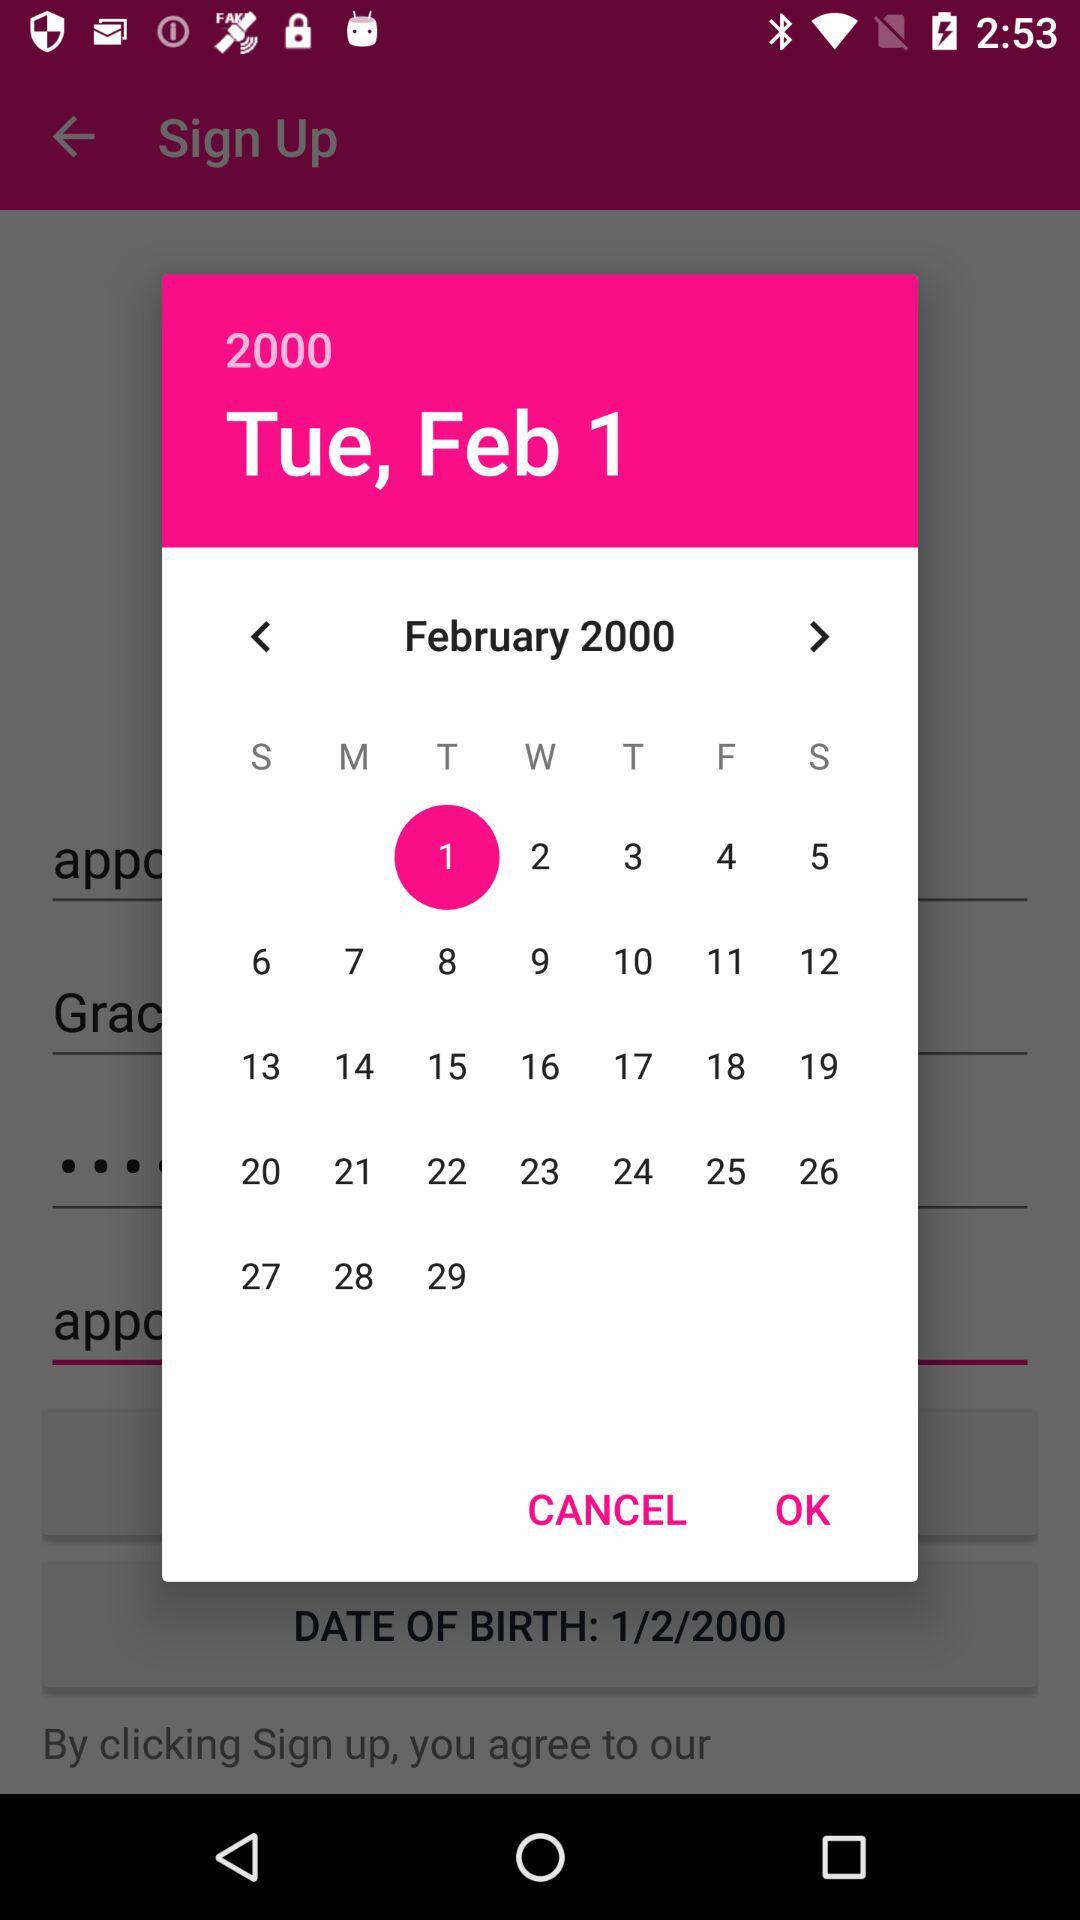 The height and width of the screenshot is (1920, 1080). I want to click on the 2000 item, so click(540, 327).